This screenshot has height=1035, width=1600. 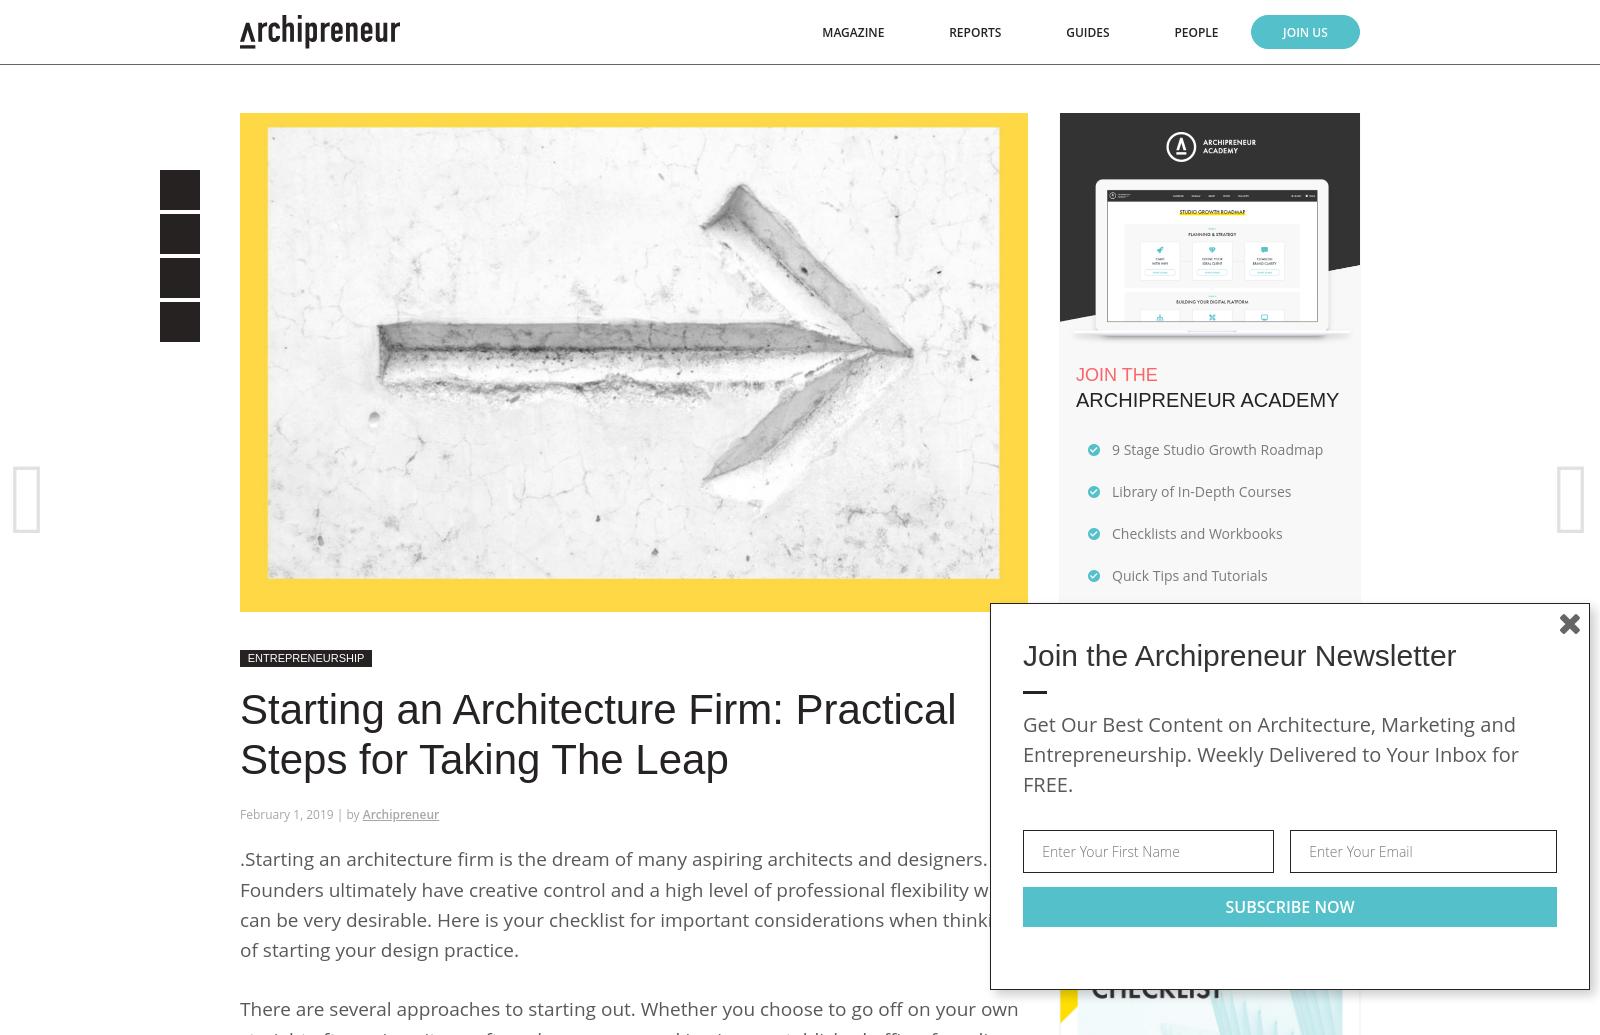 What do you see at coordinates (1196, 531) in the screenshot?
I see `'Checklists and Workbooks'` at bounding box center [1196, 531].